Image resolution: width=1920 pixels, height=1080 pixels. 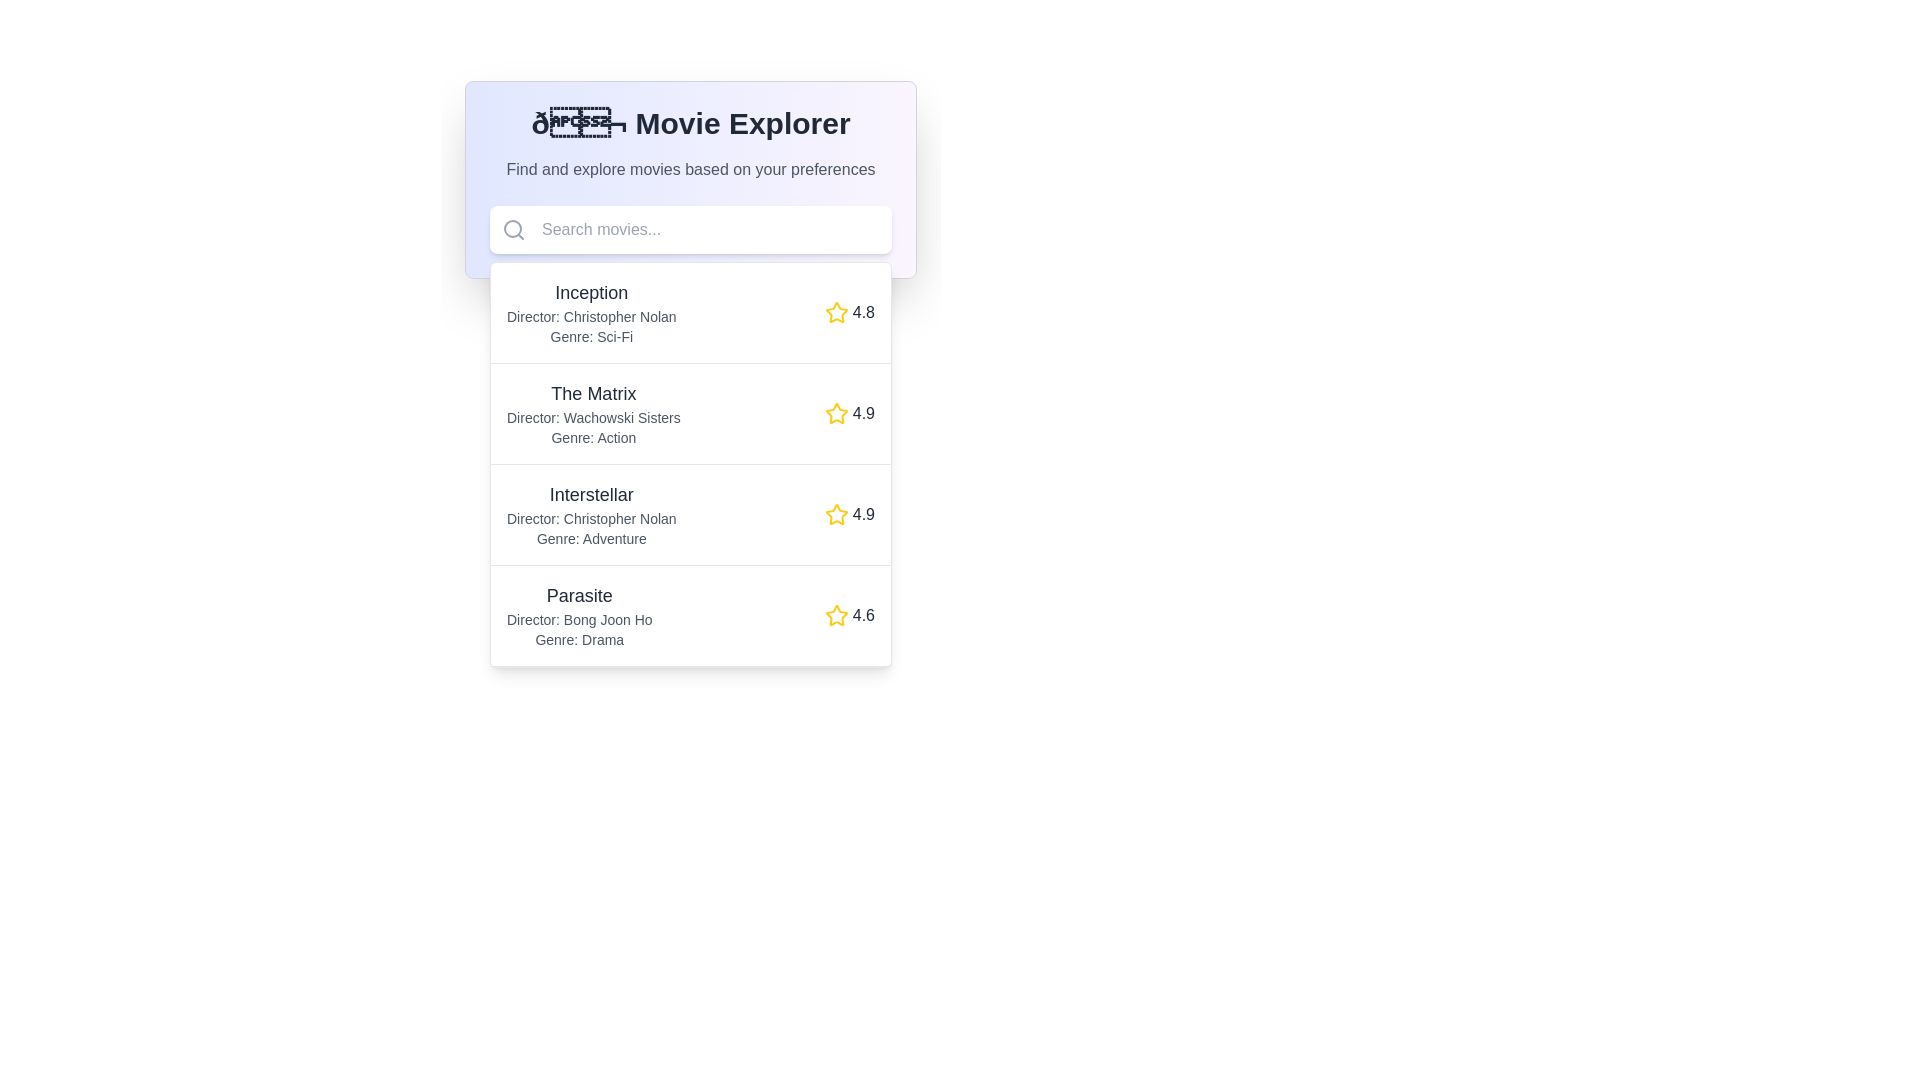 I want to click on the informational text block displaying the title, director's name, and genre of the movie 'Interstellar' in the 'Movie Explorer' interface, so click(x=590, y=514).